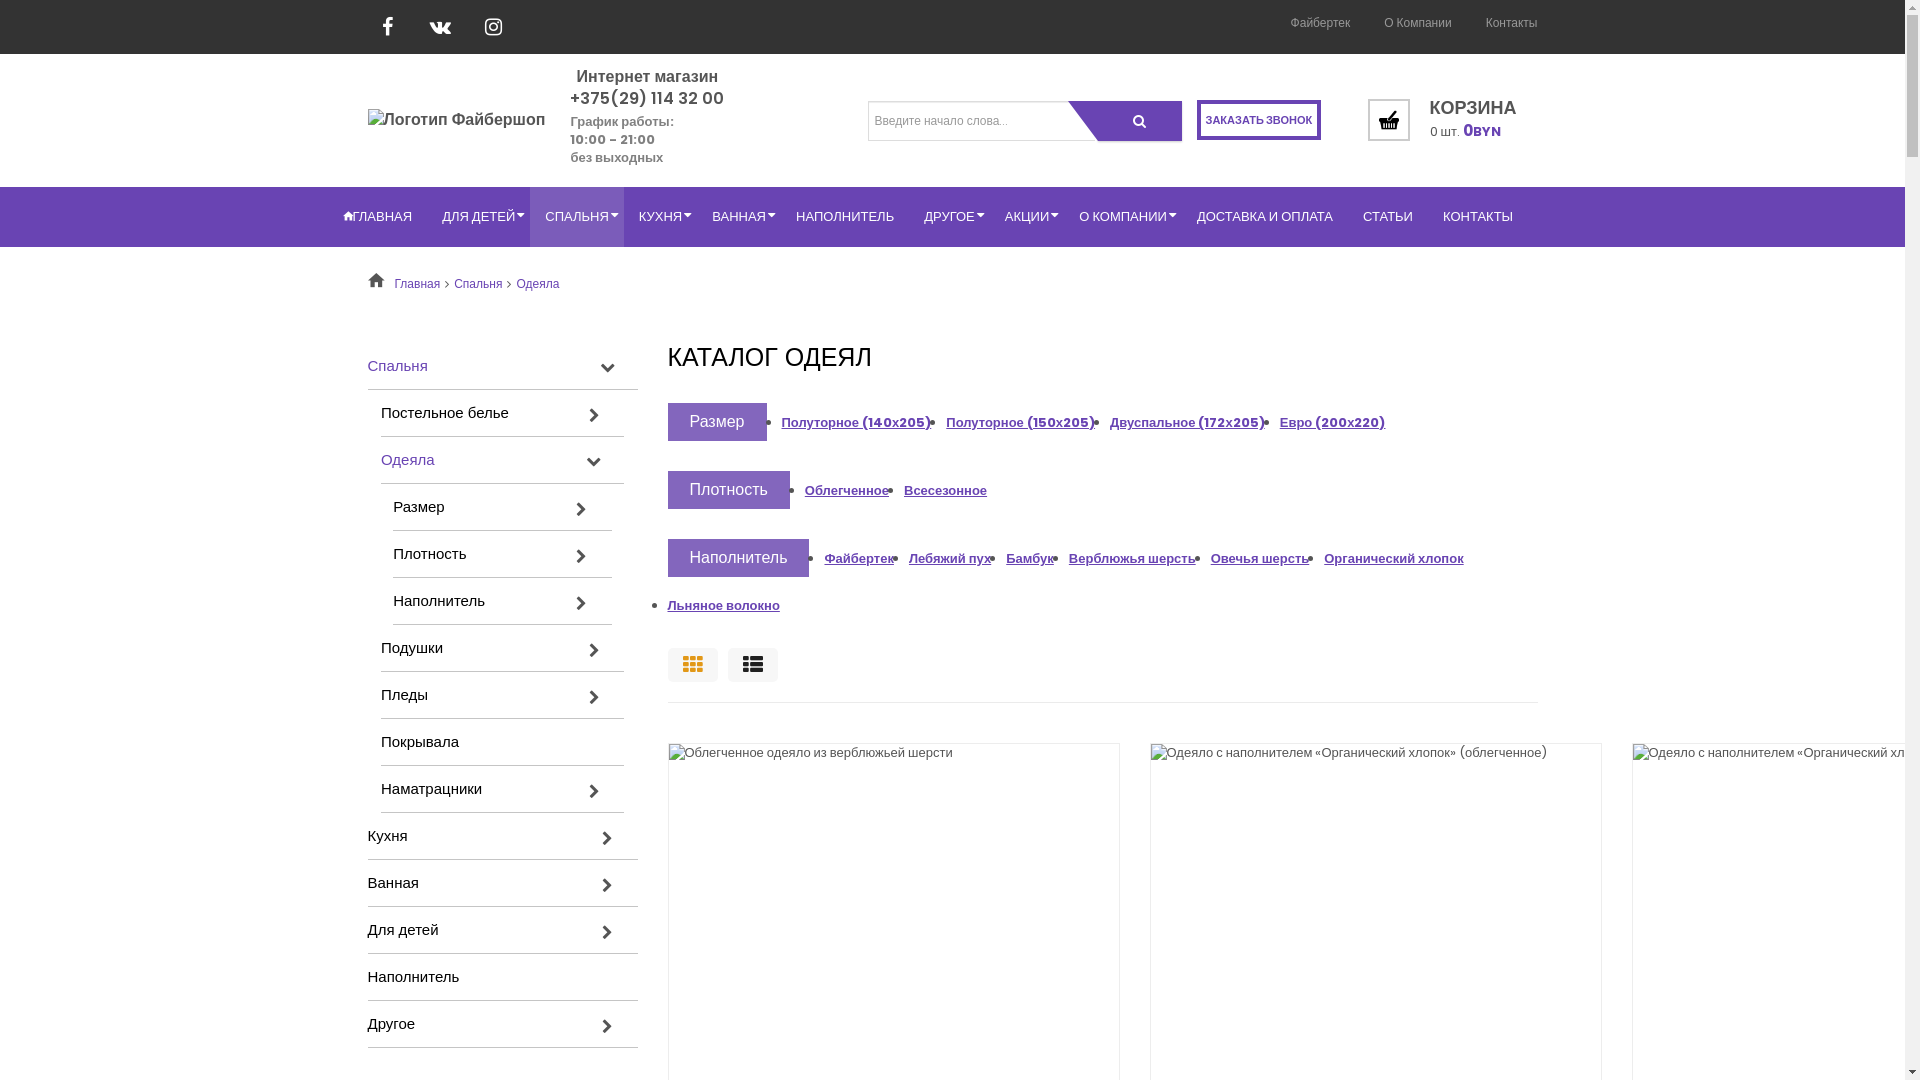  What do you see at coordinates (439, 27) in the screenshot?
I see `'Vk'` at bounding box center [439, 27].